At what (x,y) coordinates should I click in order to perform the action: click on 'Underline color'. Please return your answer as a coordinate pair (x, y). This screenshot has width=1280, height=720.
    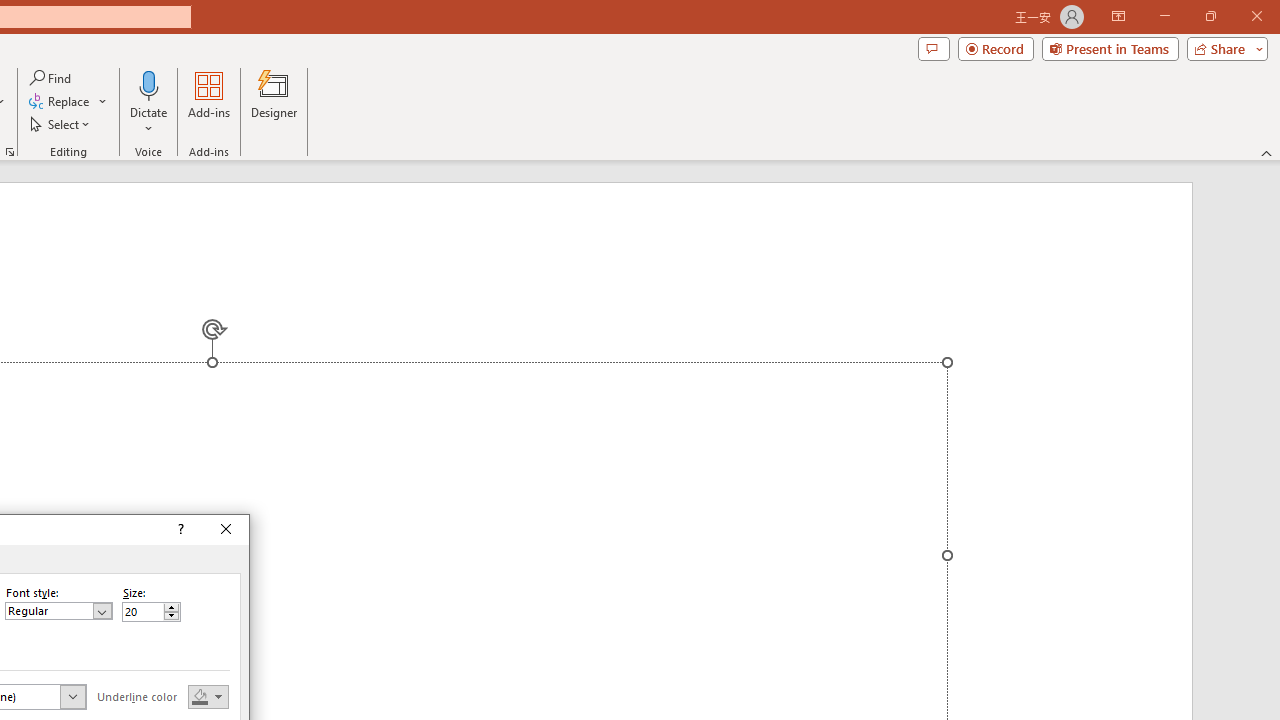
    Looking at the image, I should click on (208, 695).